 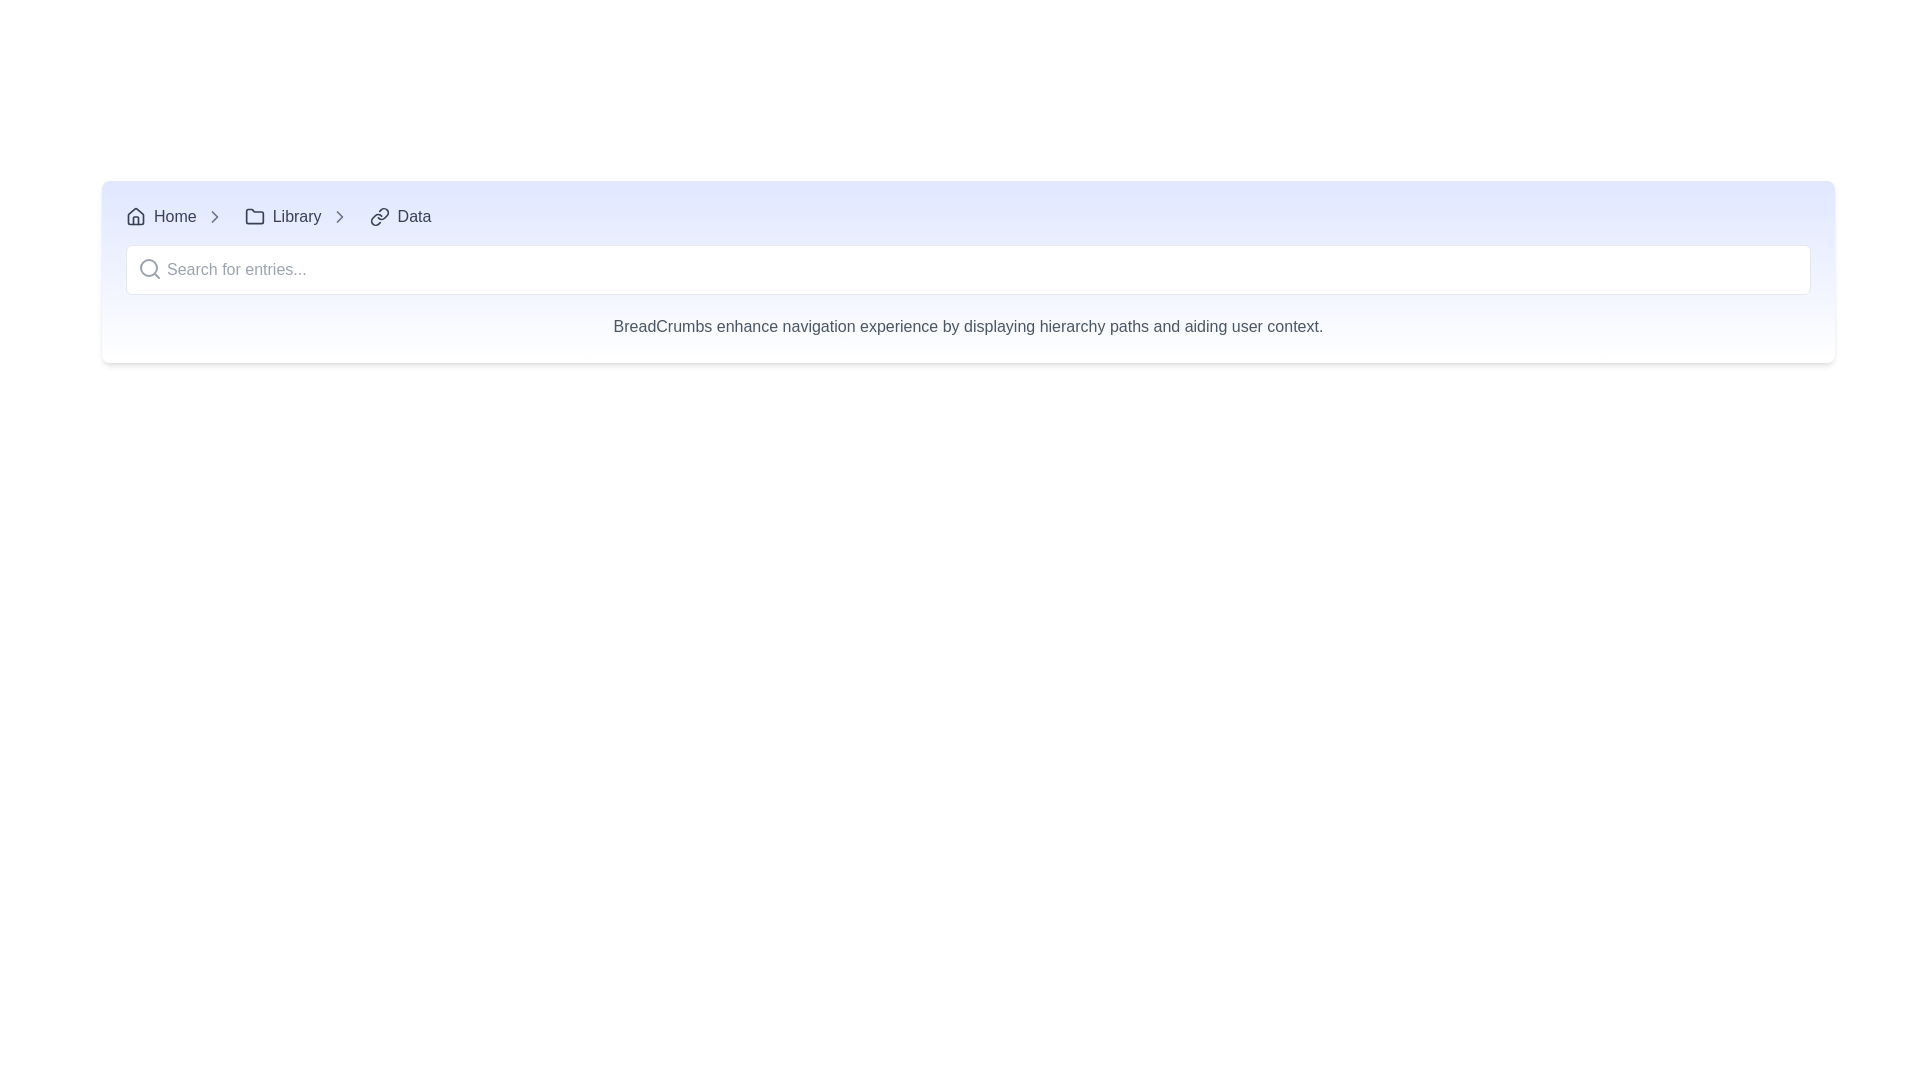 What do you see at coordinates (175, 216) in the screenshot?
I see `the 'Home' breadcrumb navigation label located in the breadcrumb navigation bar at the top of the interface` at bounding box center [175, 216].